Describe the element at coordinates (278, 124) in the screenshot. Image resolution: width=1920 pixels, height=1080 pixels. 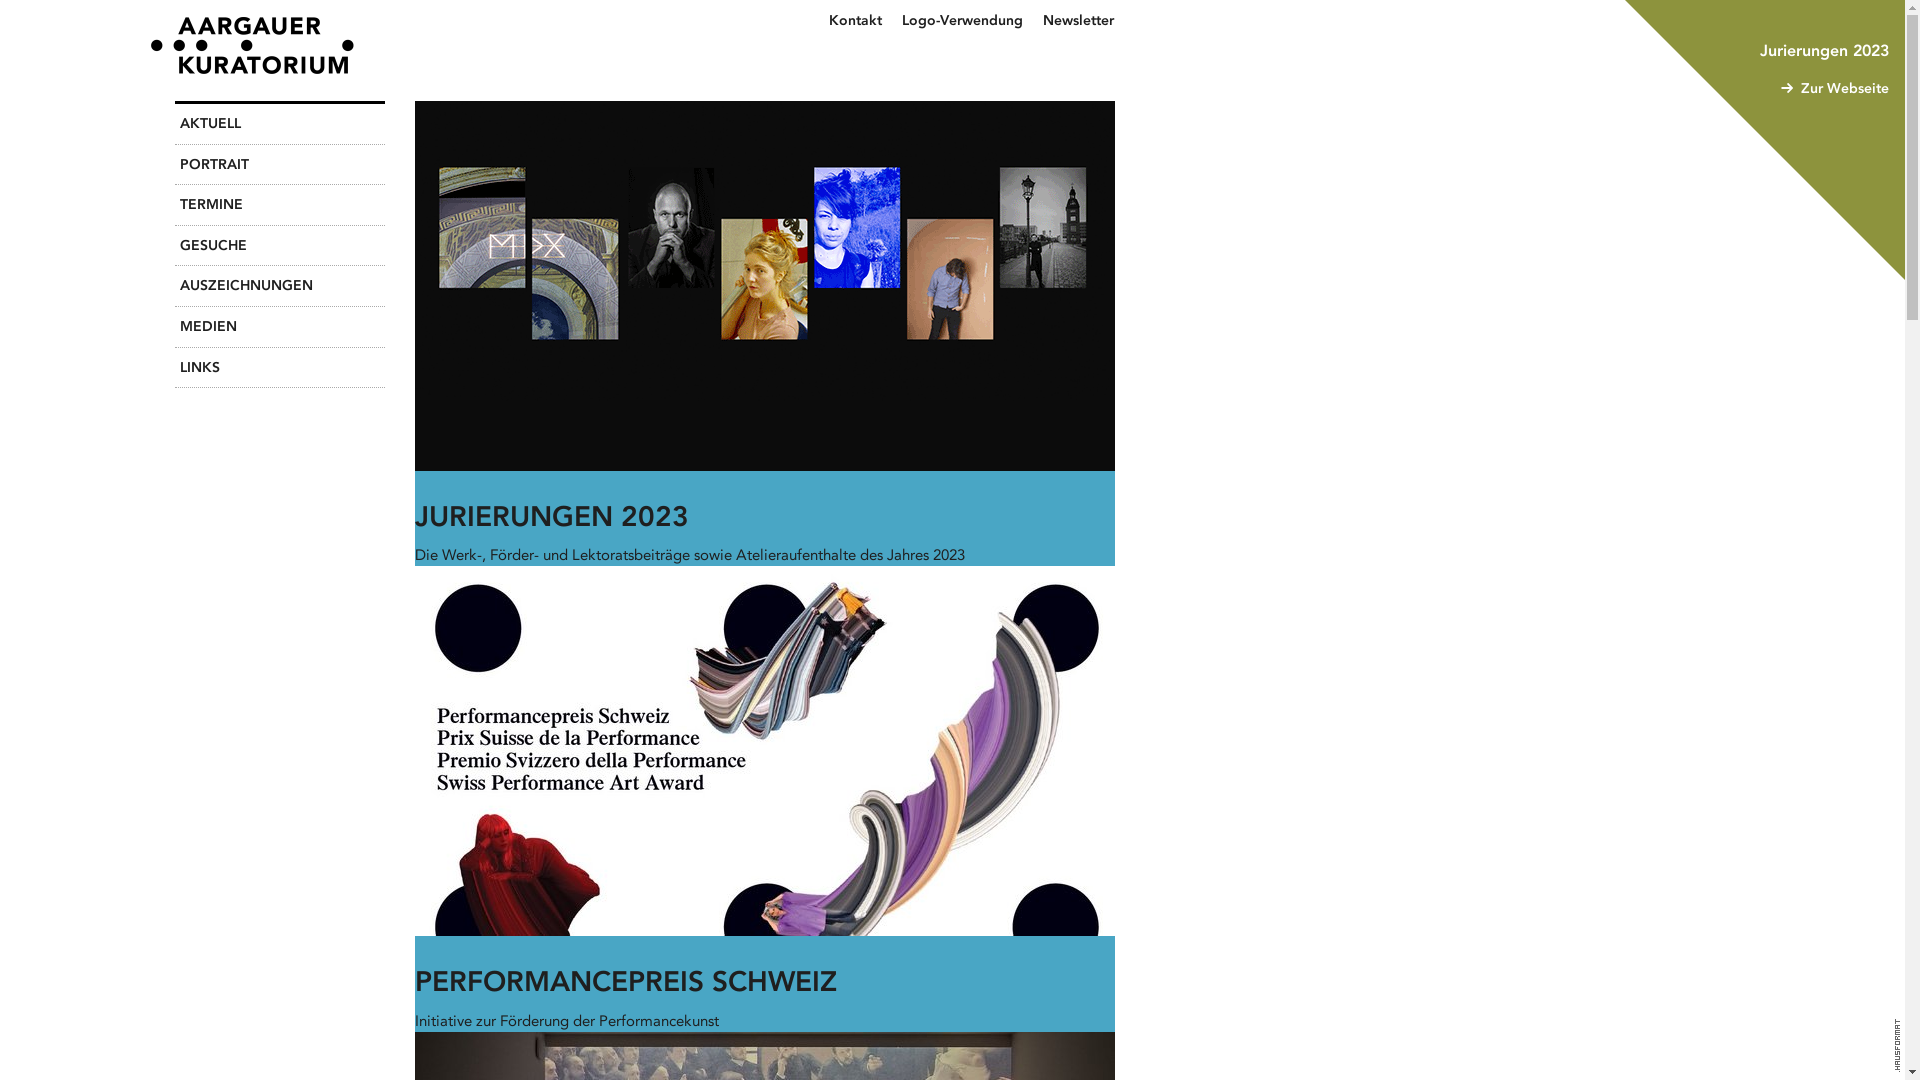
I see `'AKTUELL'` at that location.